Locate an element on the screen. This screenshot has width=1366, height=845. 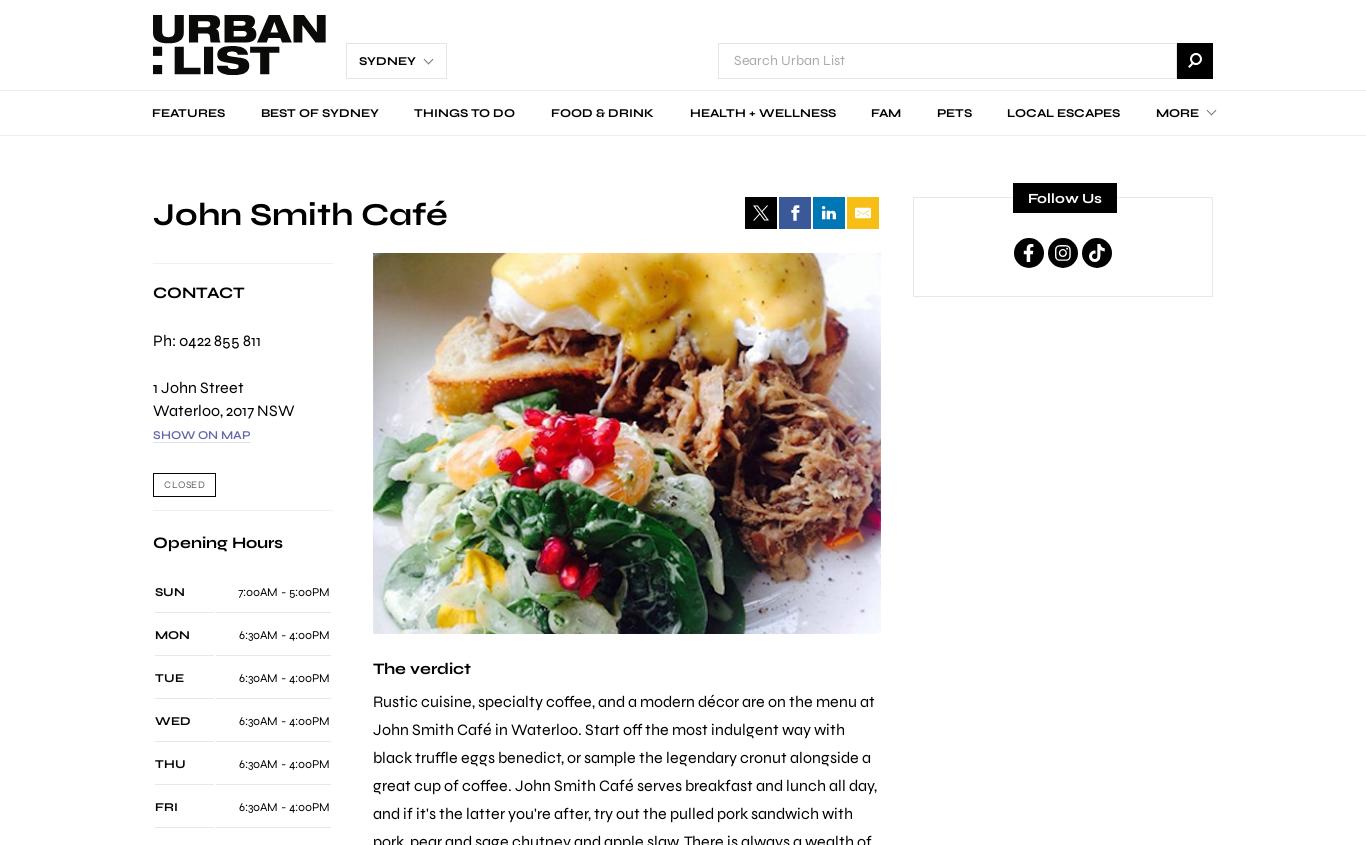
'NSW' is located at coordinates (275, 409).